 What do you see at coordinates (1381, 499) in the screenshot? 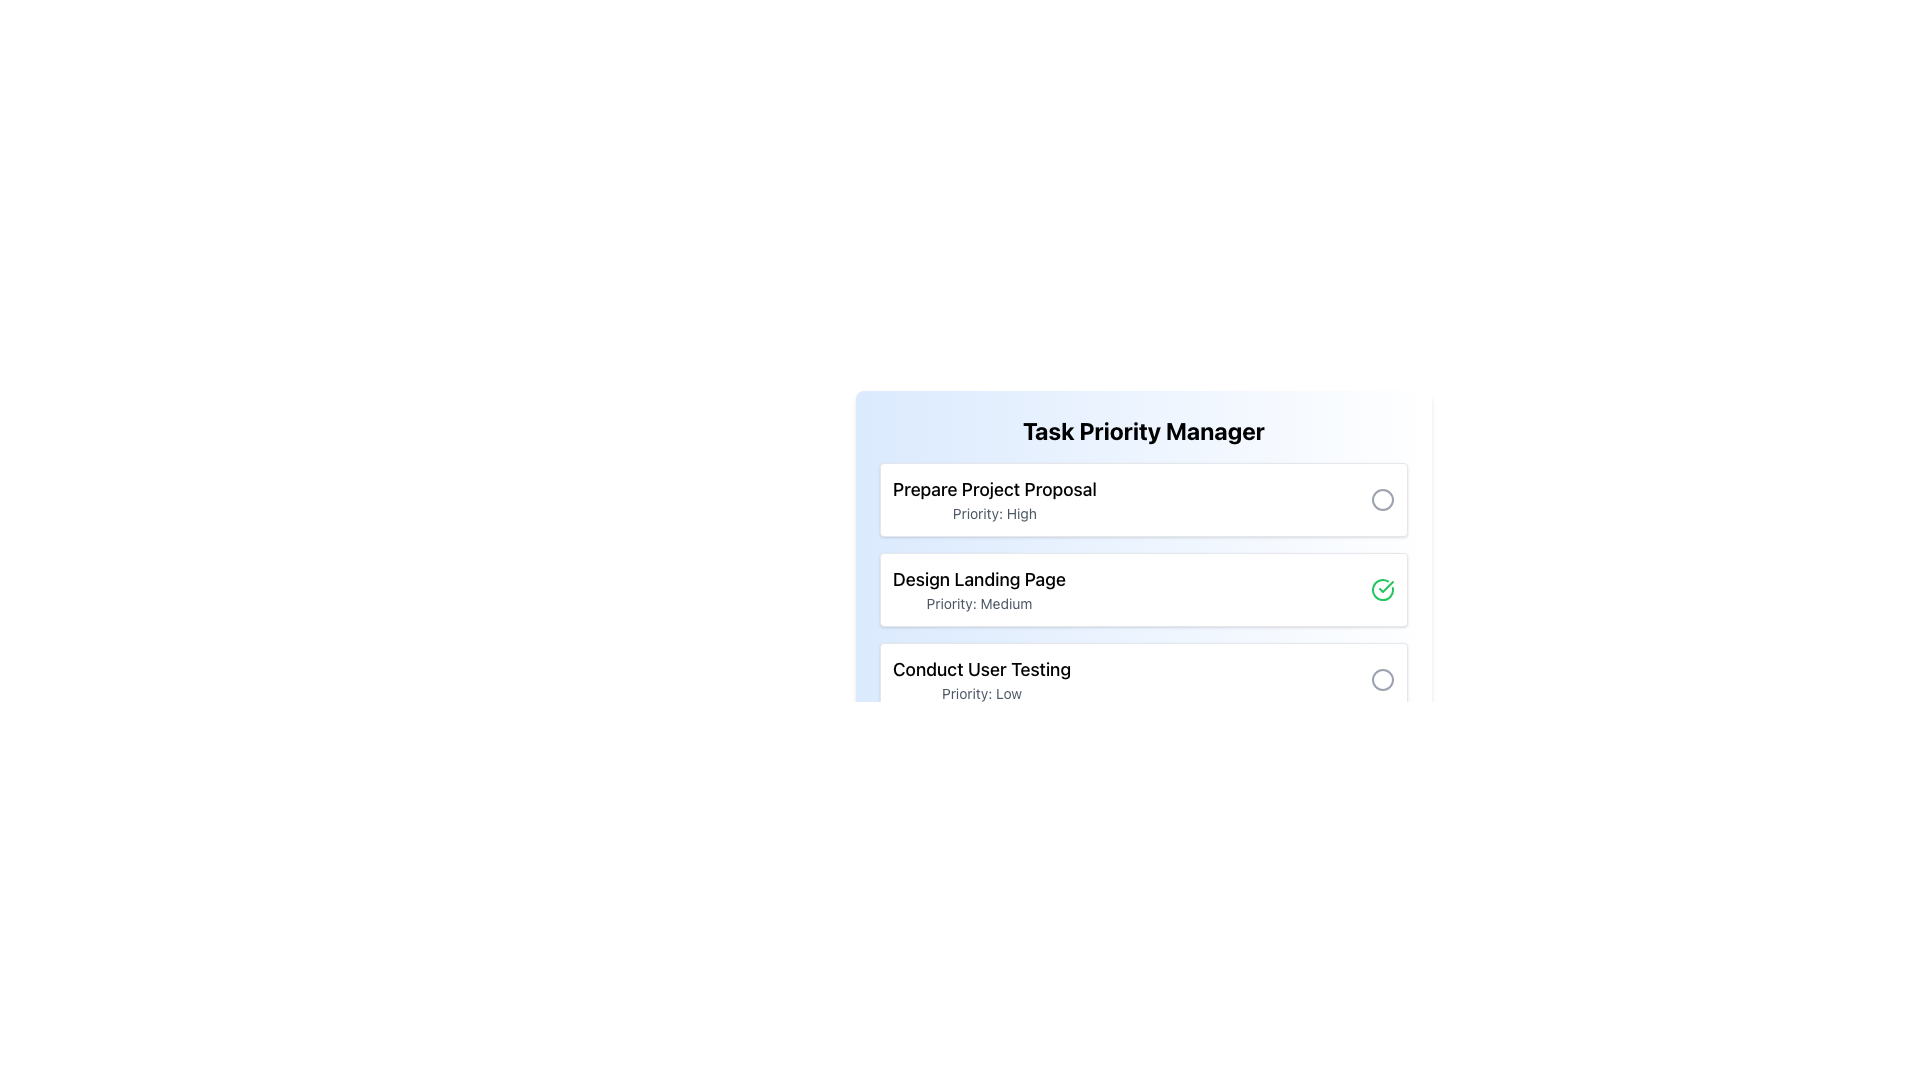
I see `the indicator element, which is a circle representing the status of the 'Prepare Project Proposal' task, located towards the right side of the task box` at bounding box center [1381, 499].